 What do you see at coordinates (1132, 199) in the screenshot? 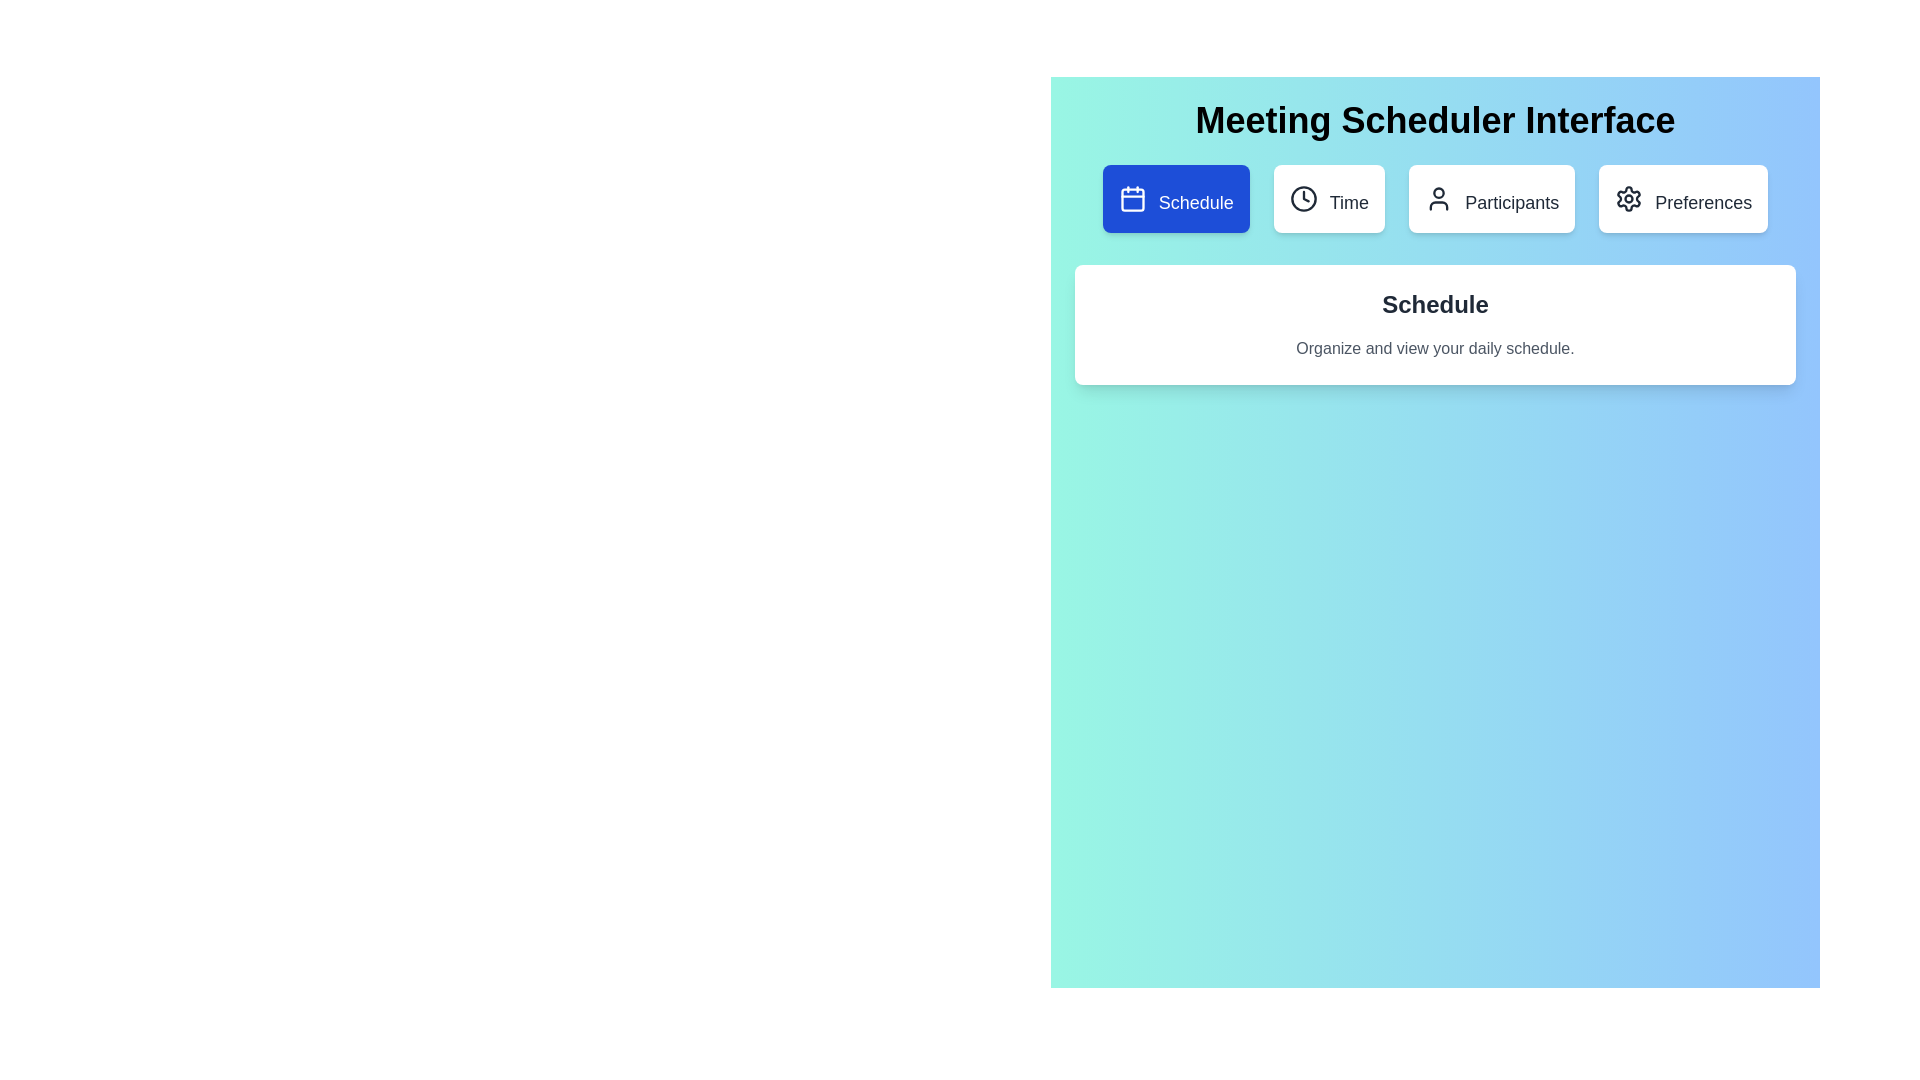
I see `the 'Schedule' icon located within the first control block of buttons at the top of the interface, which is styled with a blue background and positioned to the left of the 'Schedule' text` at bounding box center [1132, 199].